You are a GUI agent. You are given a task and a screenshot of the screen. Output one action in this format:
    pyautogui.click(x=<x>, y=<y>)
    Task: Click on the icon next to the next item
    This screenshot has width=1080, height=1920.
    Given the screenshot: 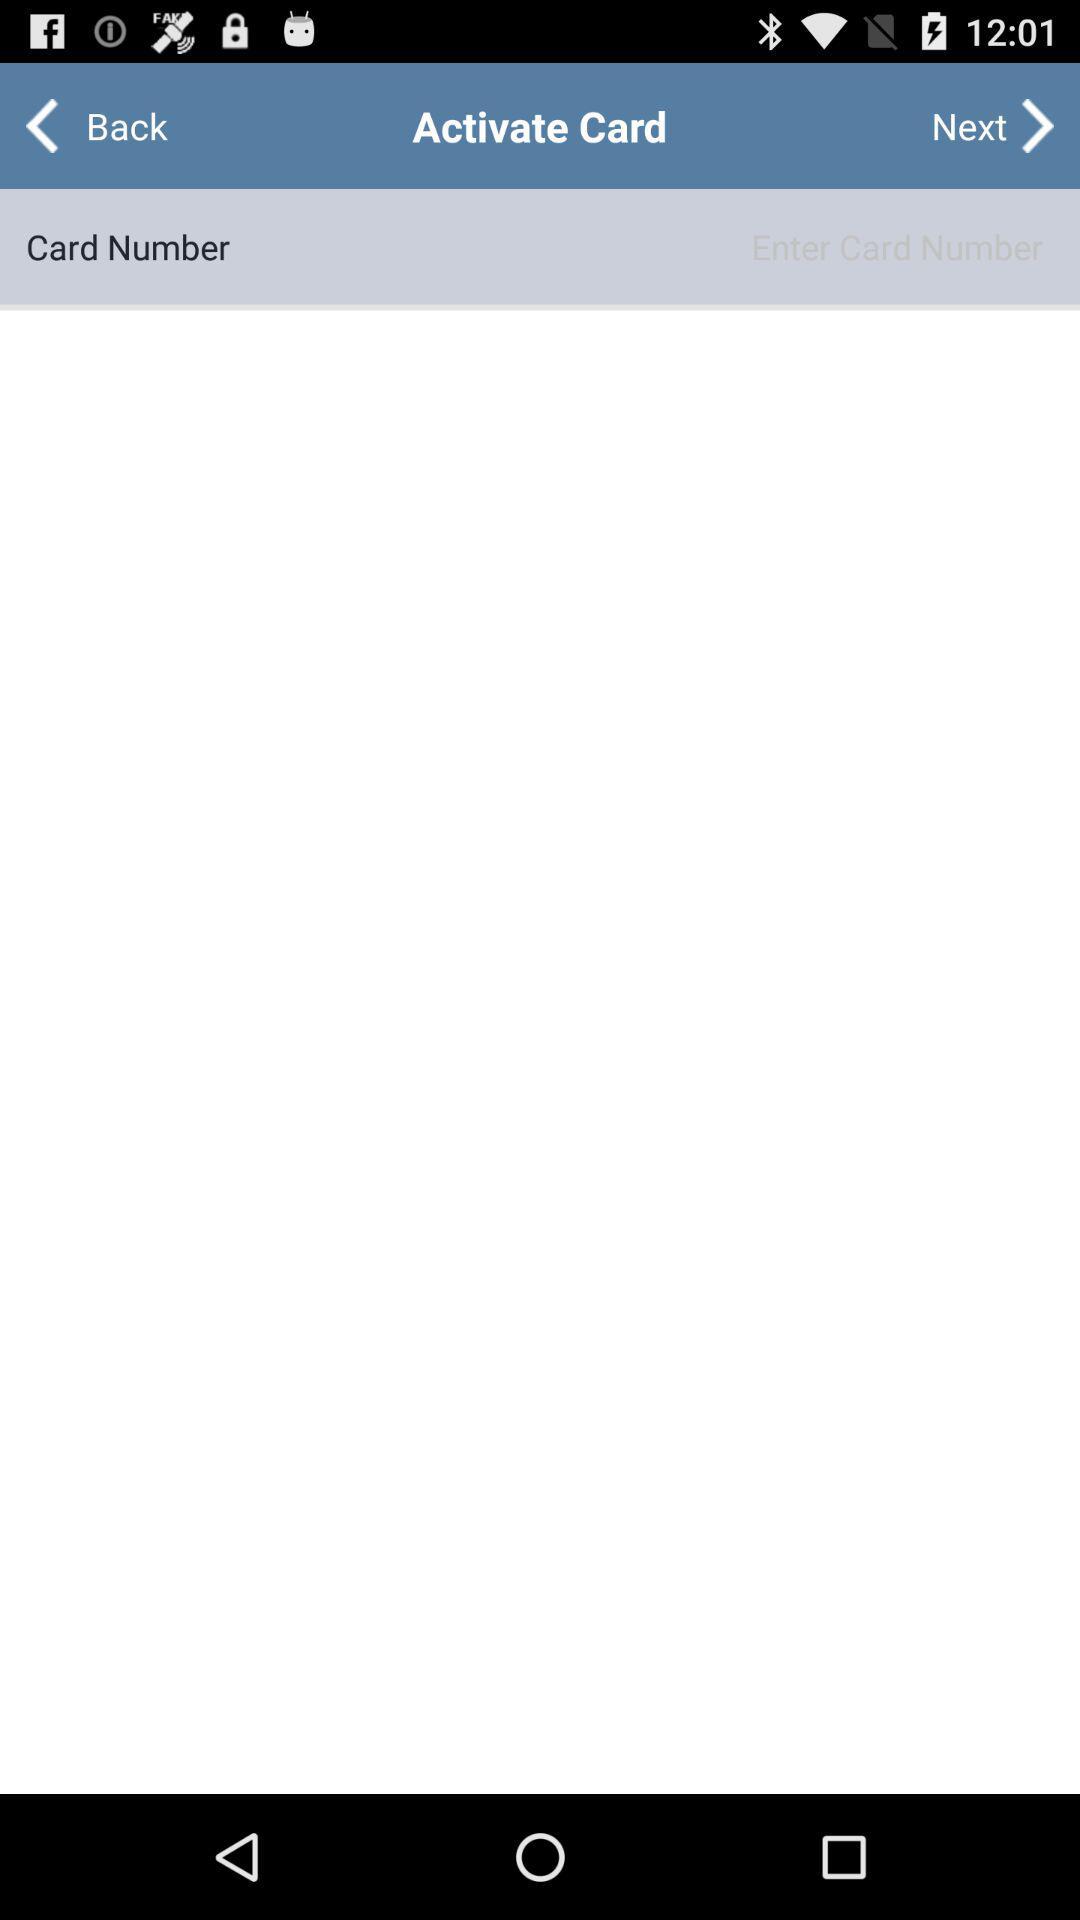 What is the action you would take?
    pyautogui.click(x=110, y=124)
    